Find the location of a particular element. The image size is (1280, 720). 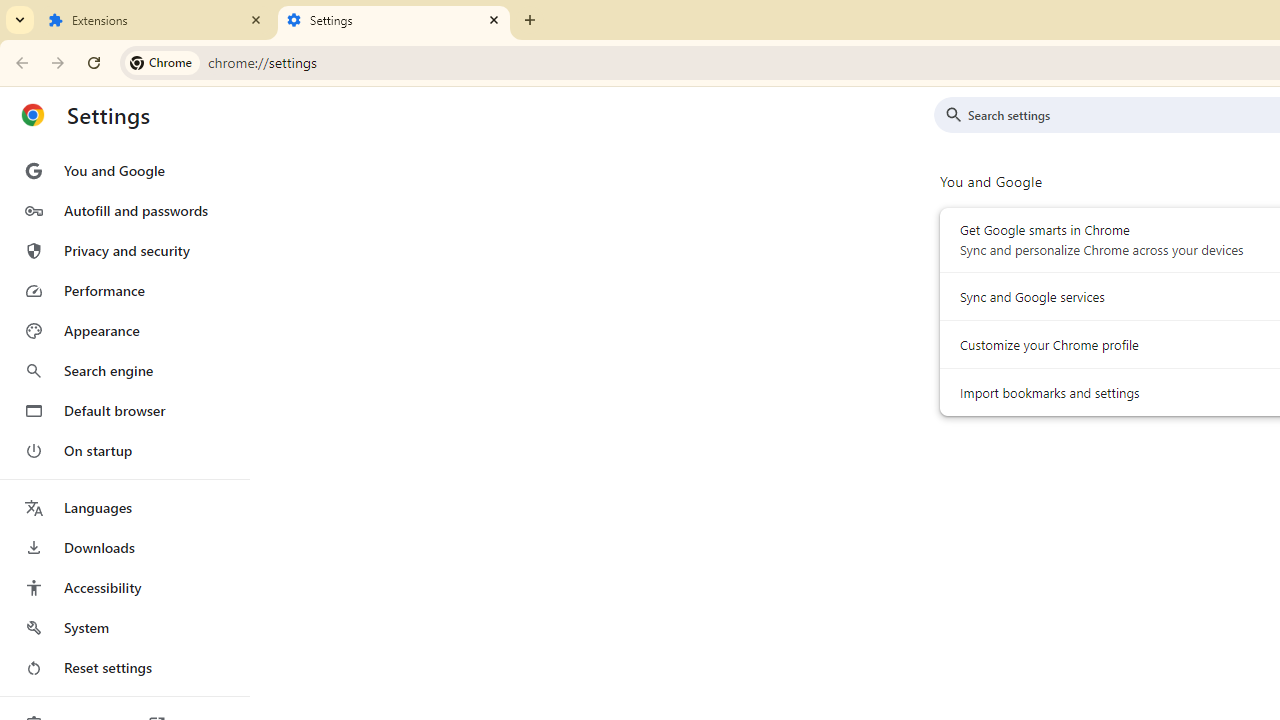

'Languages' is located at coordinates (123, 506).